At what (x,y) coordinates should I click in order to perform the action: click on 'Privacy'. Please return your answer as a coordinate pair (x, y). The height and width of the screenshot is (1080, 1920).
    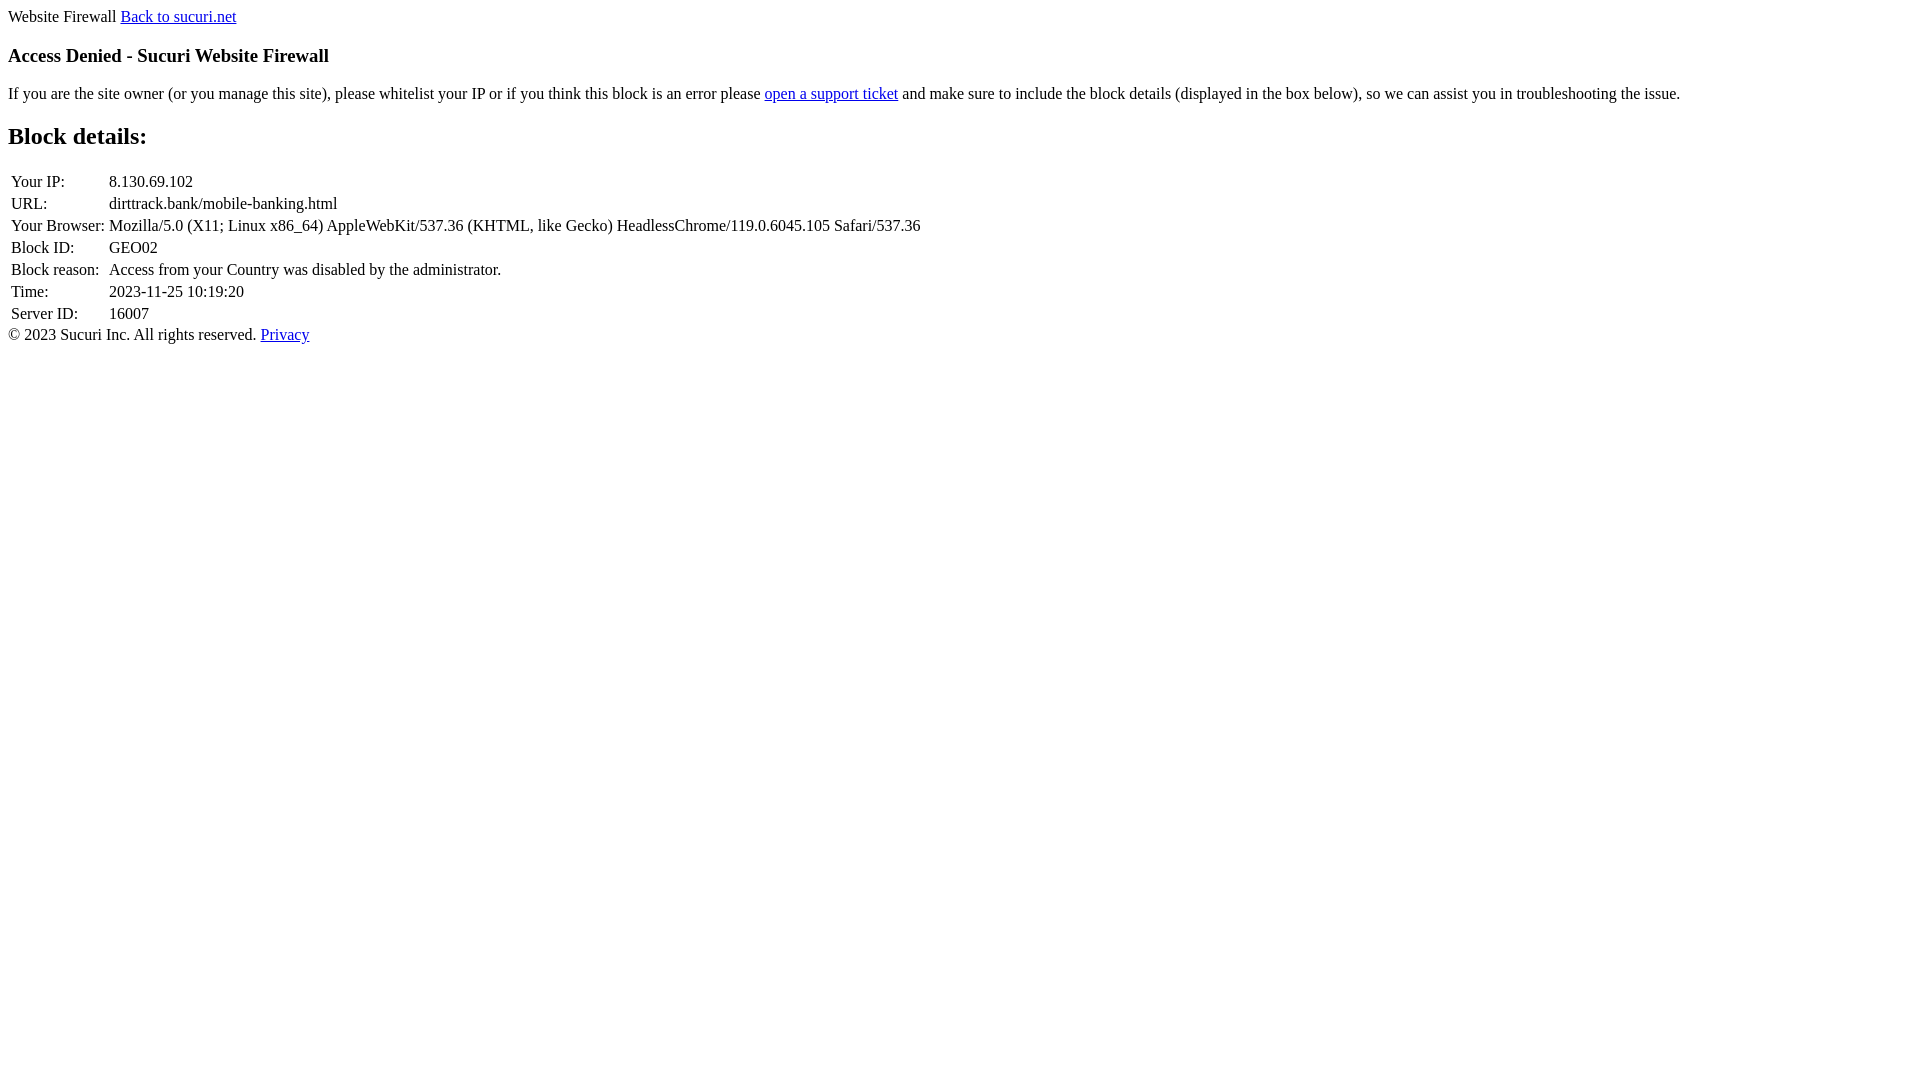
    Looking at the image, I should click on (259, 333).